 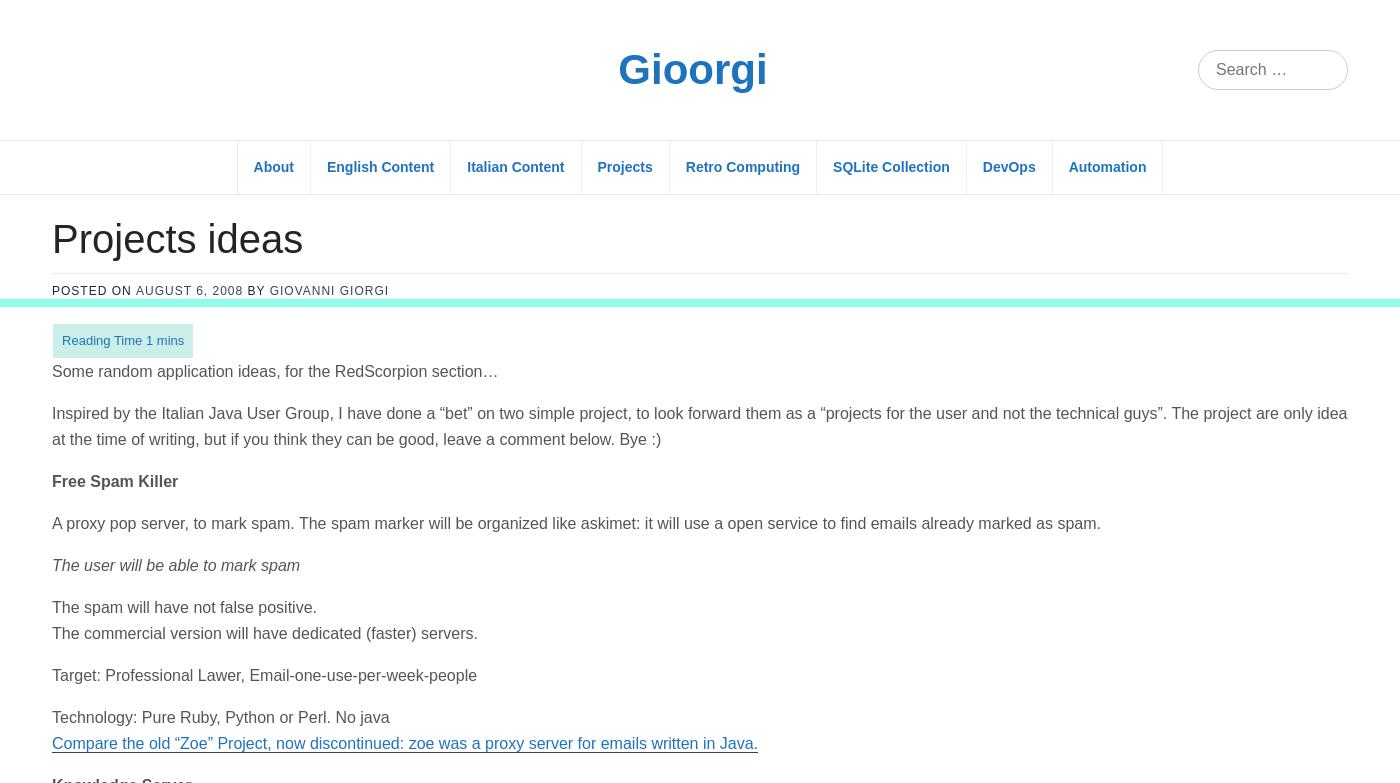 What do you see at coordinates (114, 181) in the screenshot?
I see `'Free Spam Killer'` at bounding box center [114, 181].